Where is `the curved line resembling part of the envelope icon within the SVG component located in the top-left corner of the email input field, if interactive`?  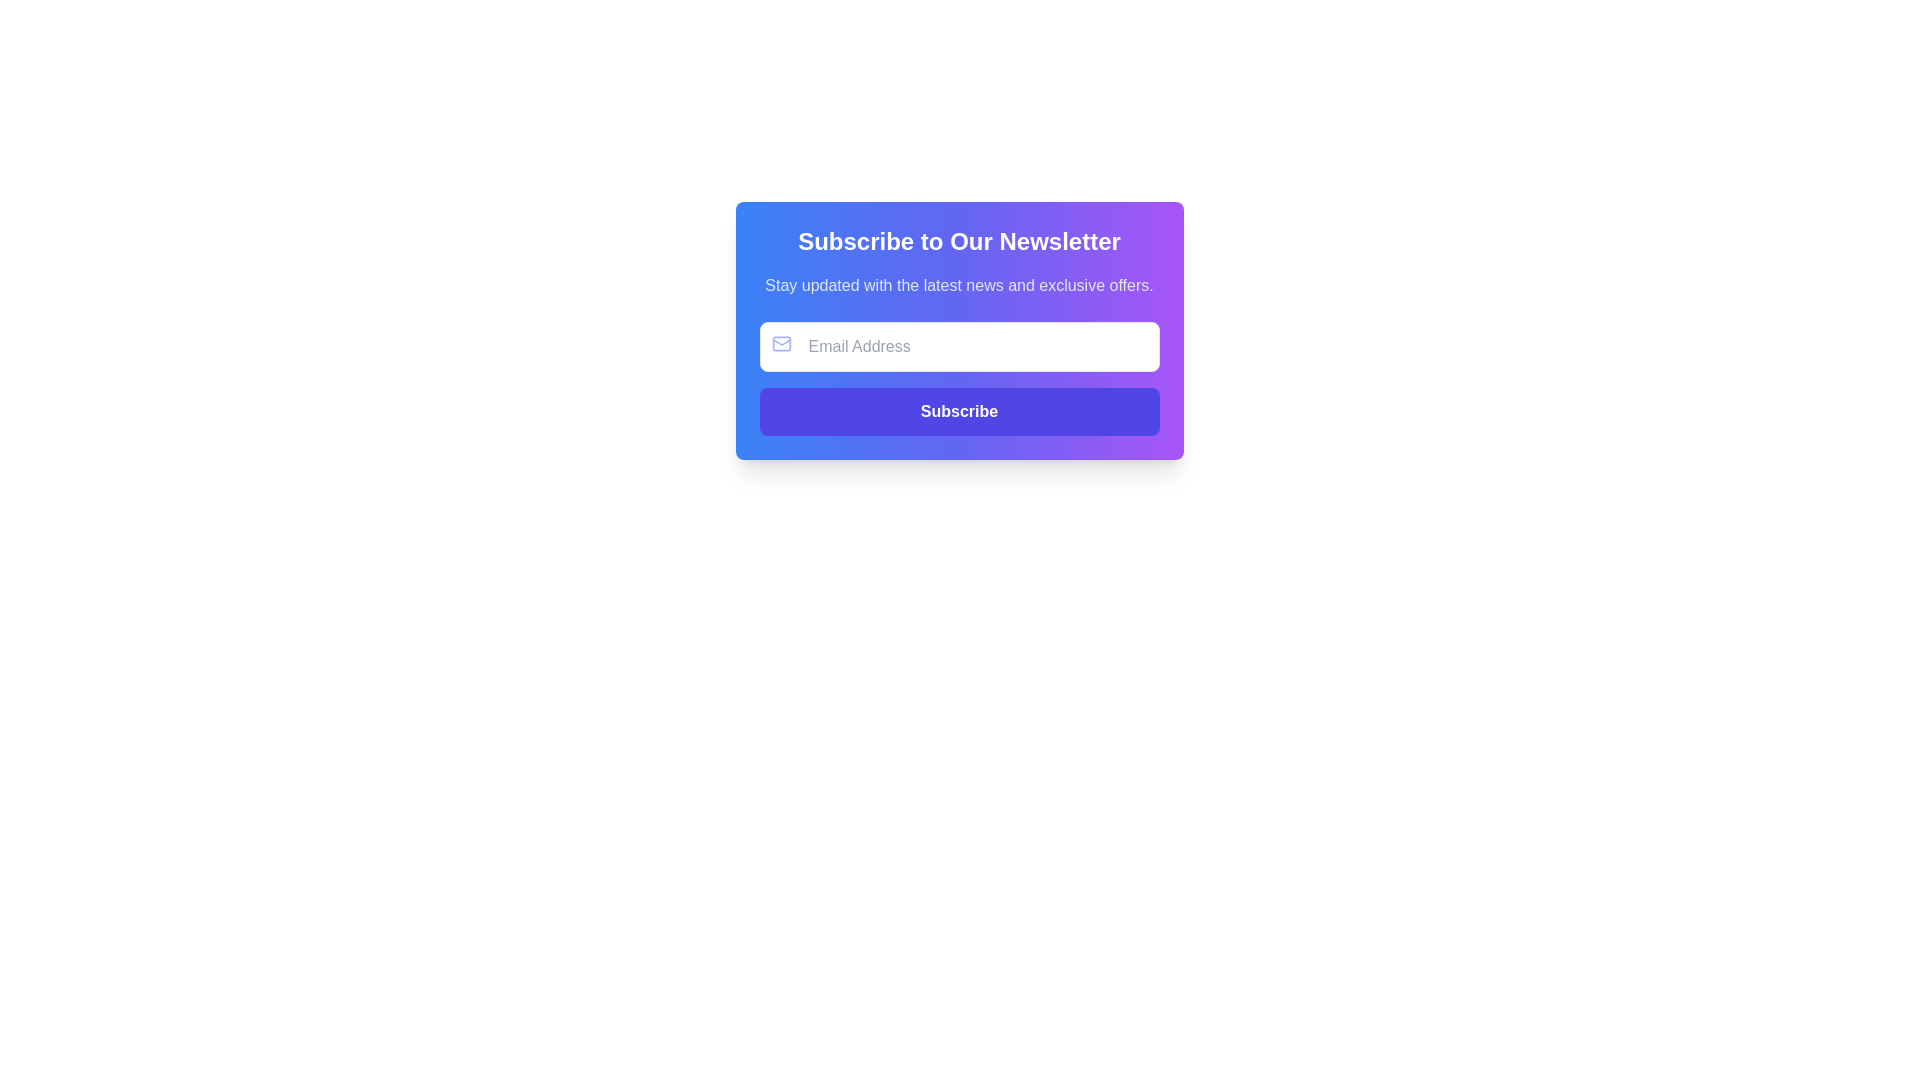
the curved line resembling part of the envelope icon within the SVG component located in the top-left corner of the email input field, if interactive is located at coordinates (780, 341).